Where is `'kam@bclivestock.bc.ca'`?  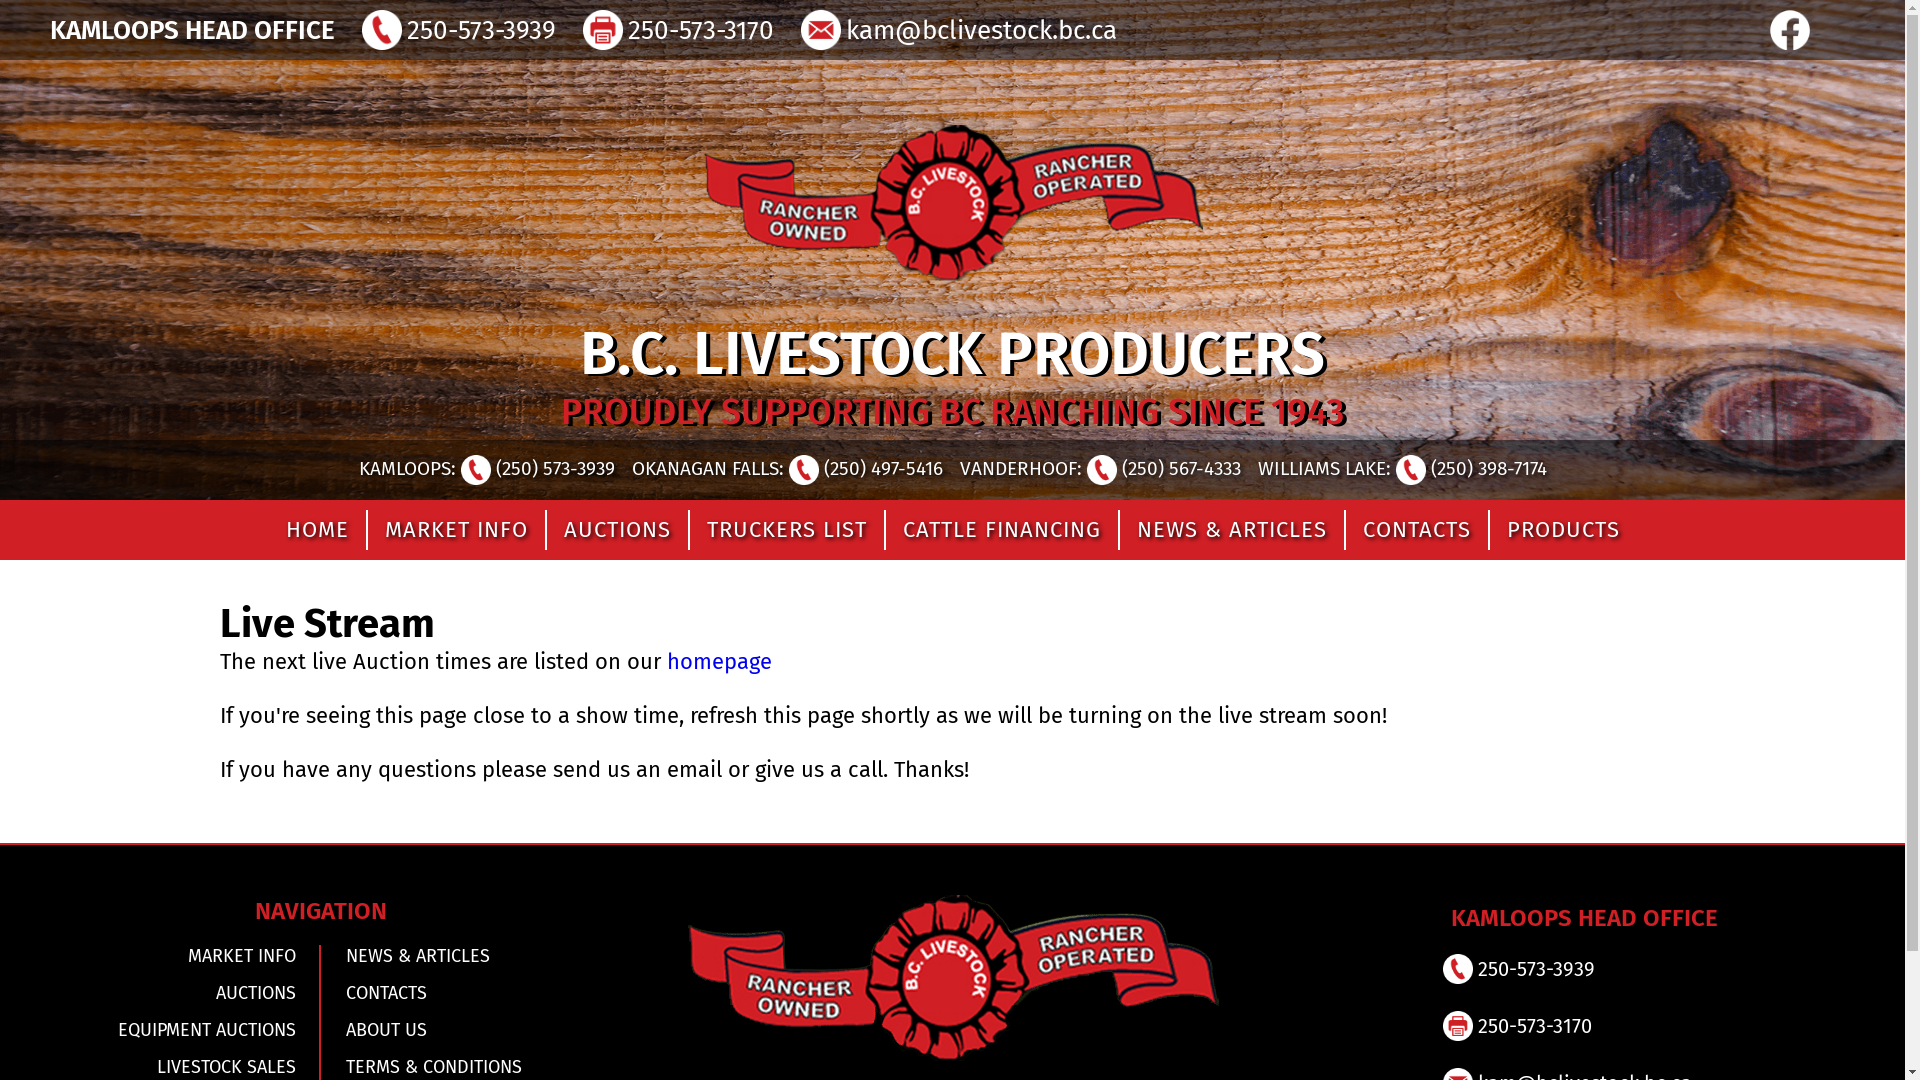
'kam@bclivestock.bc.ca' is located at coordinates (979, 29).